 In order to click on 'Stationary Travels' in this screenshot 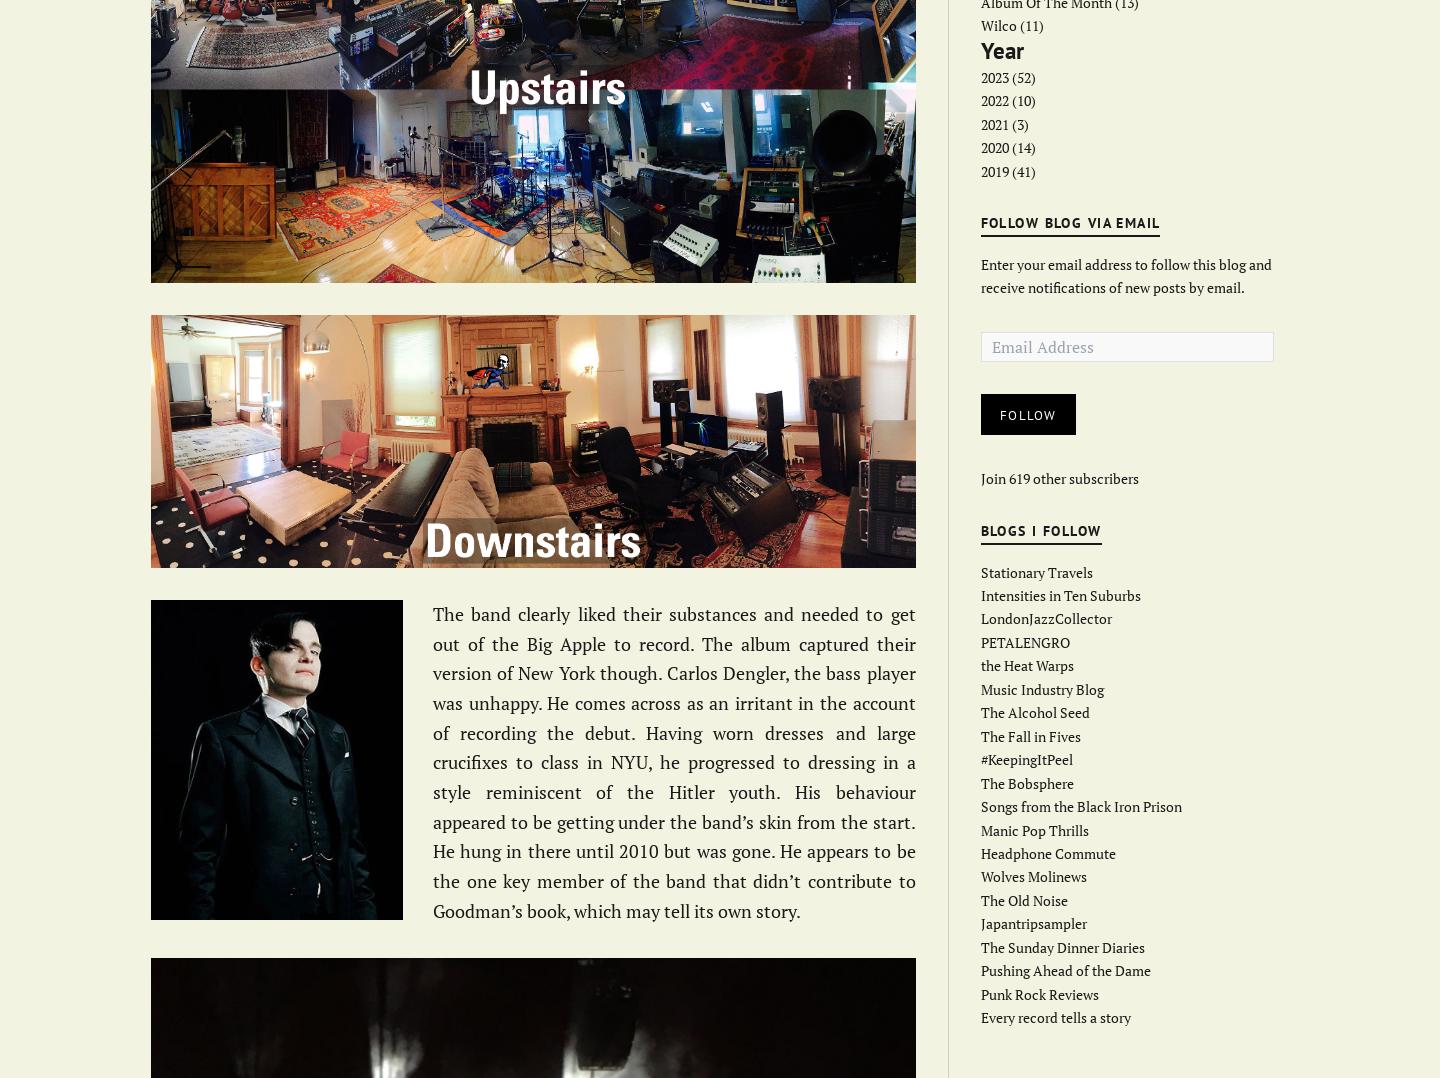, I will do `click(1035, 570)`.